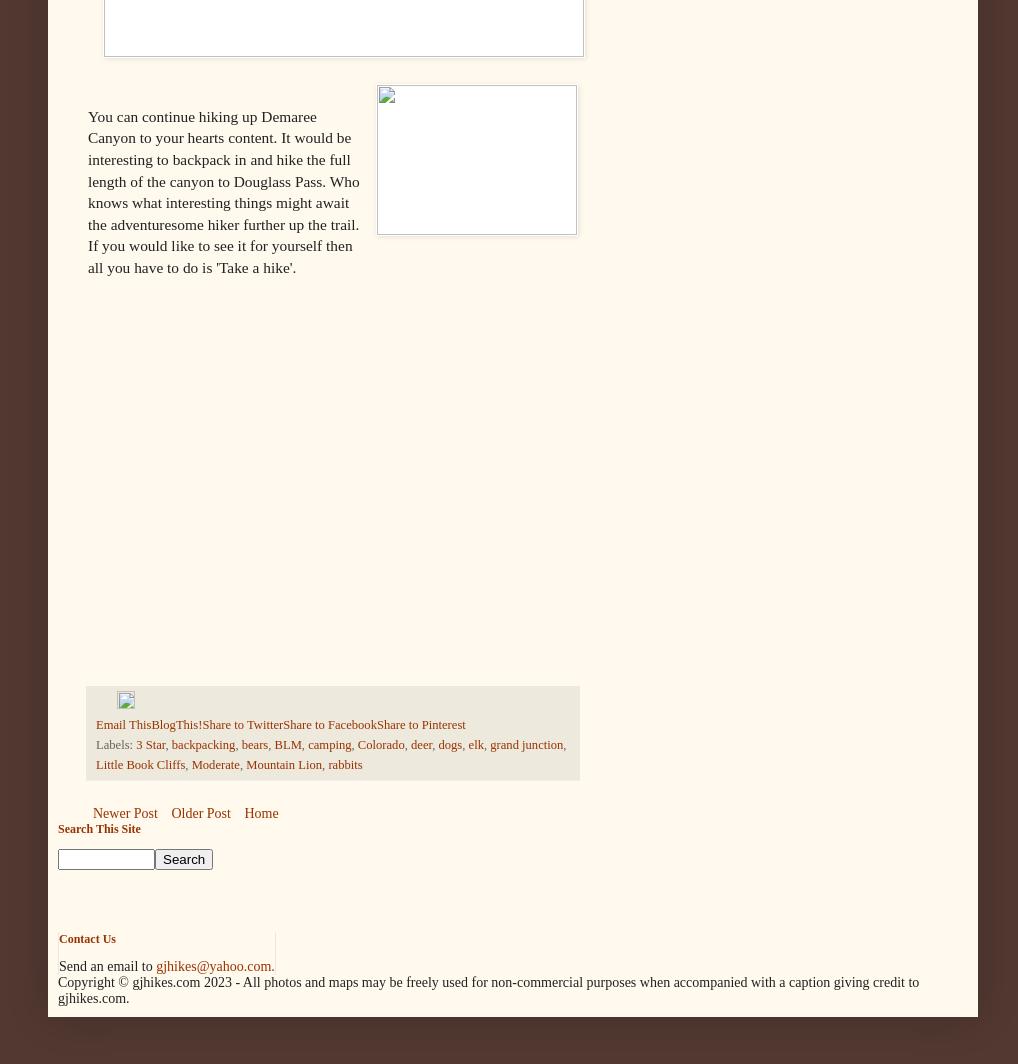  What do you see at coordinates (475, 743) in the screenshot?
I see `'elk'` at bounding box center [475, 743].